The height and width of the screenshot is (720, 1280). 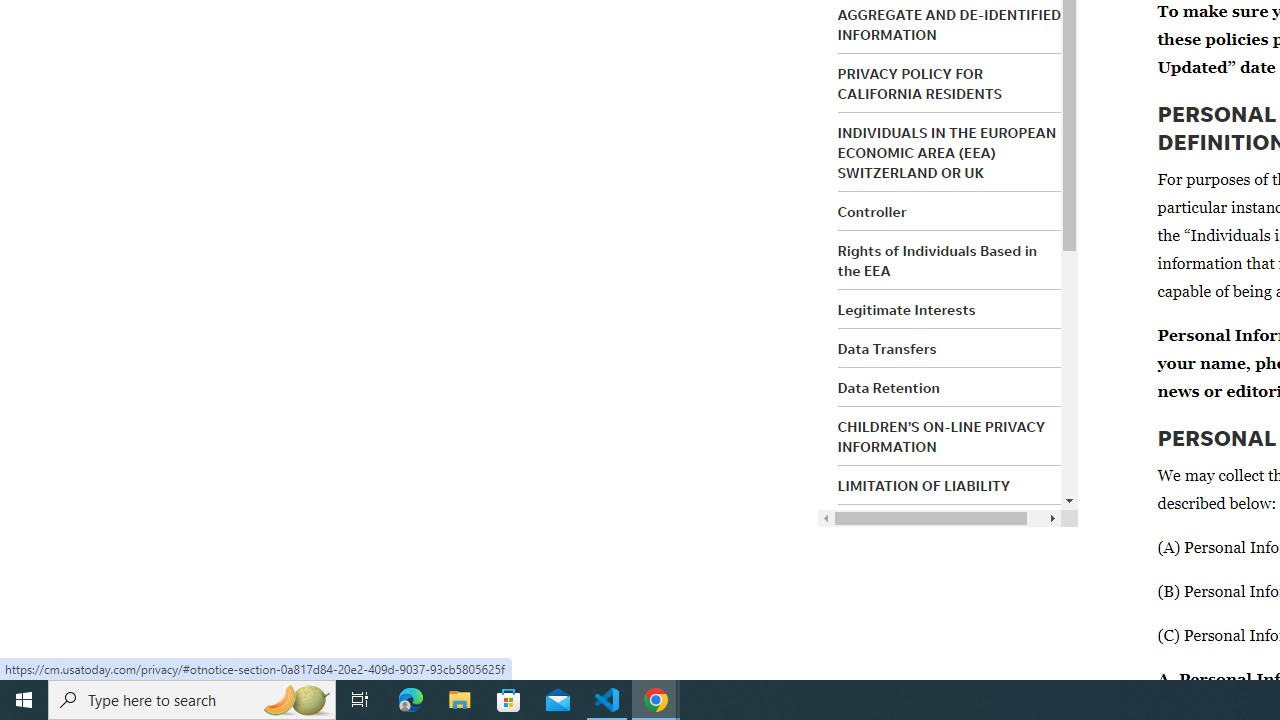 I want to click on 'AGGREGATE AND DE-IDENTIFIED INFORMATION', so click(x=948, y=24).